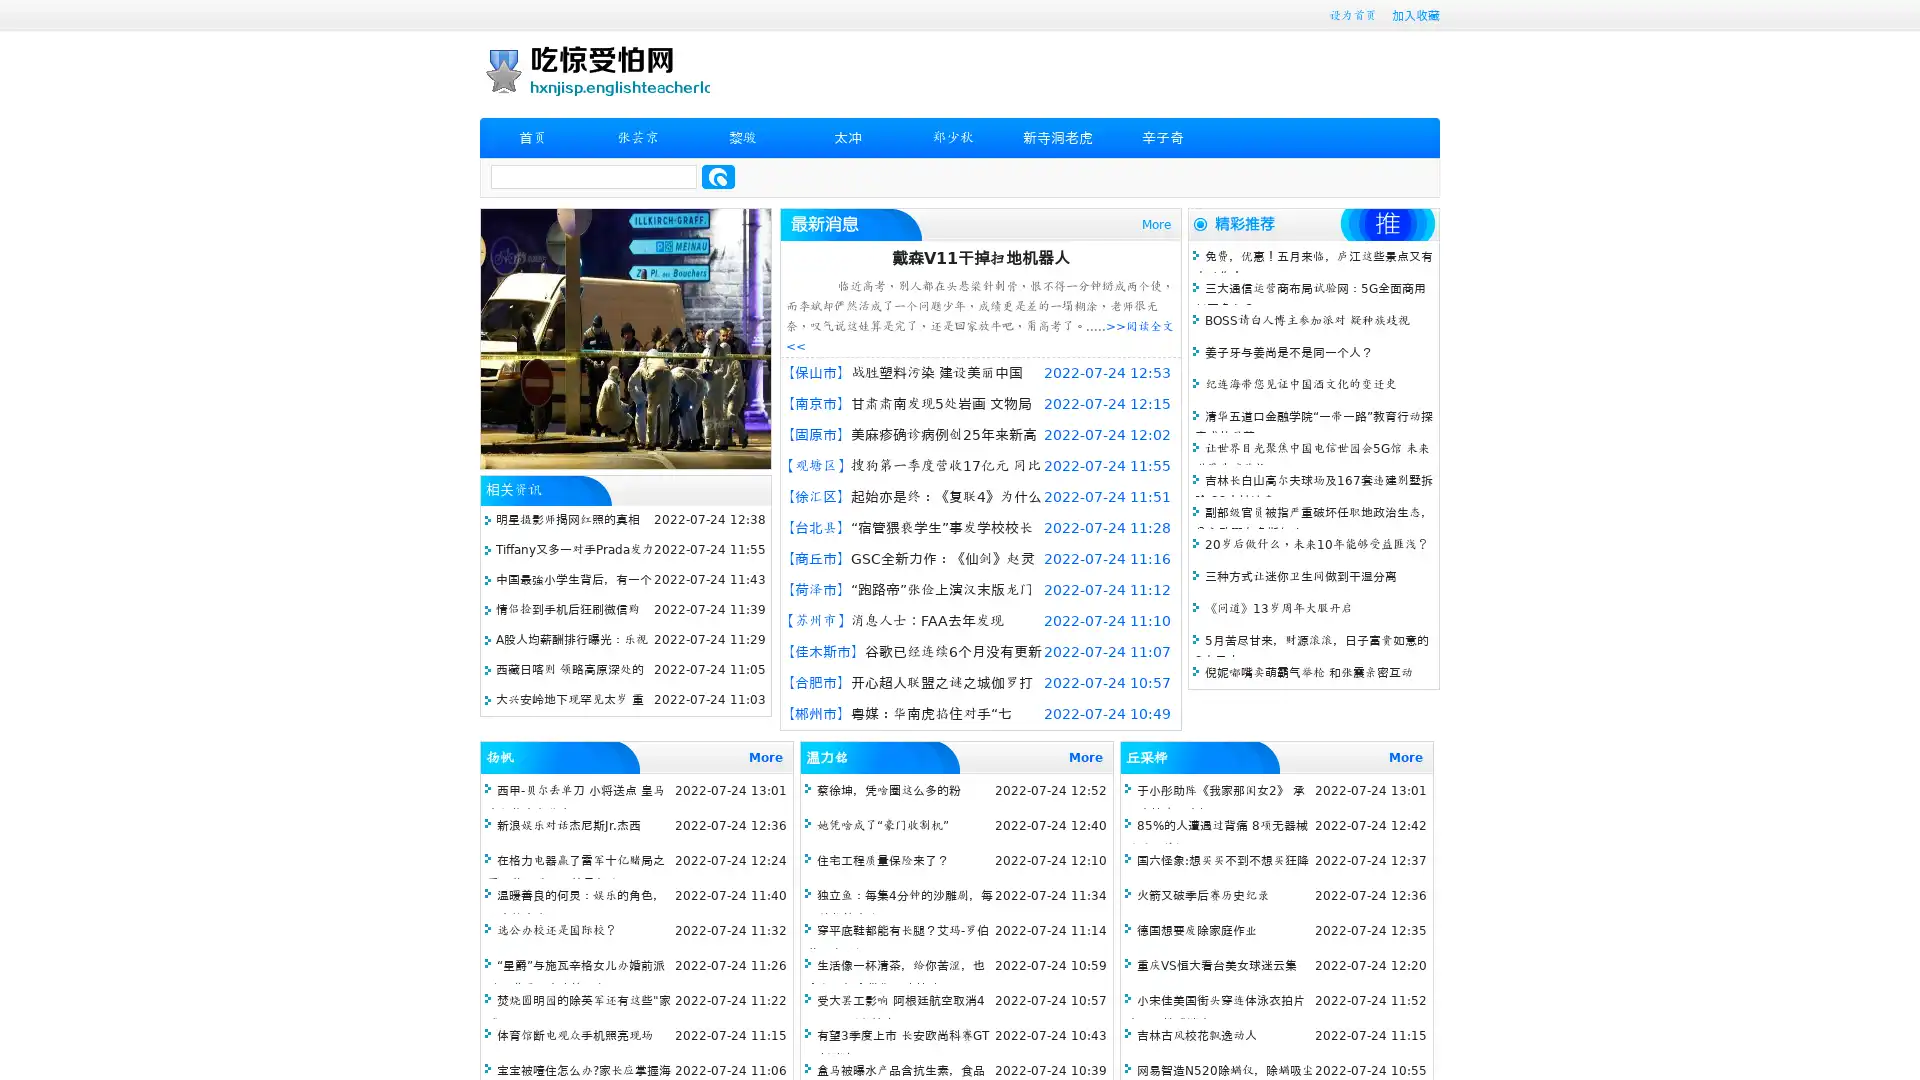 The width and height of the screenshot is (1920, 1080). What do you see at coordinates (718, 176) in the screenshot?
I see `Search` at bounding box center [718, 176].